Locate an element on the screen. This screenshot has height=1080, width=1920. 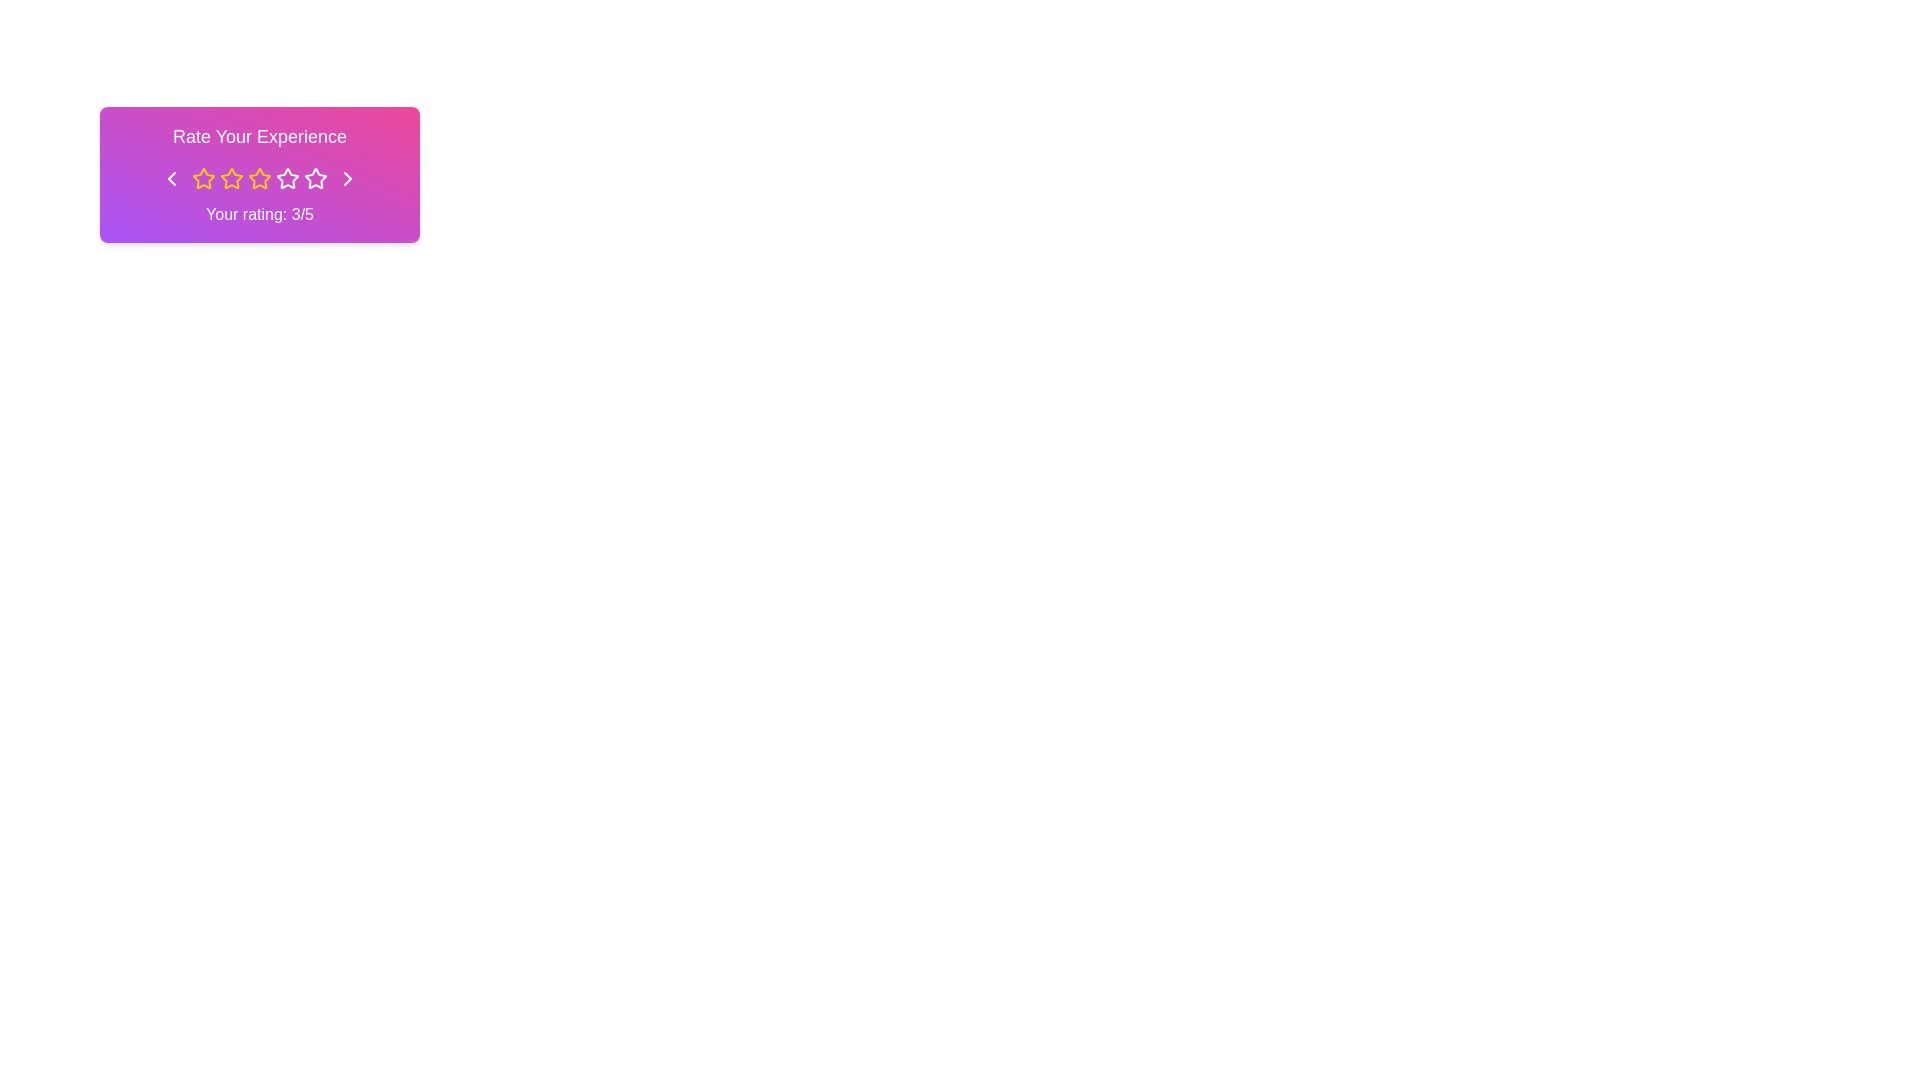
the right-facing chevron arrow button located in the top-right corner of the rating section to proceed to the next page is located at coordinates (347, 177).